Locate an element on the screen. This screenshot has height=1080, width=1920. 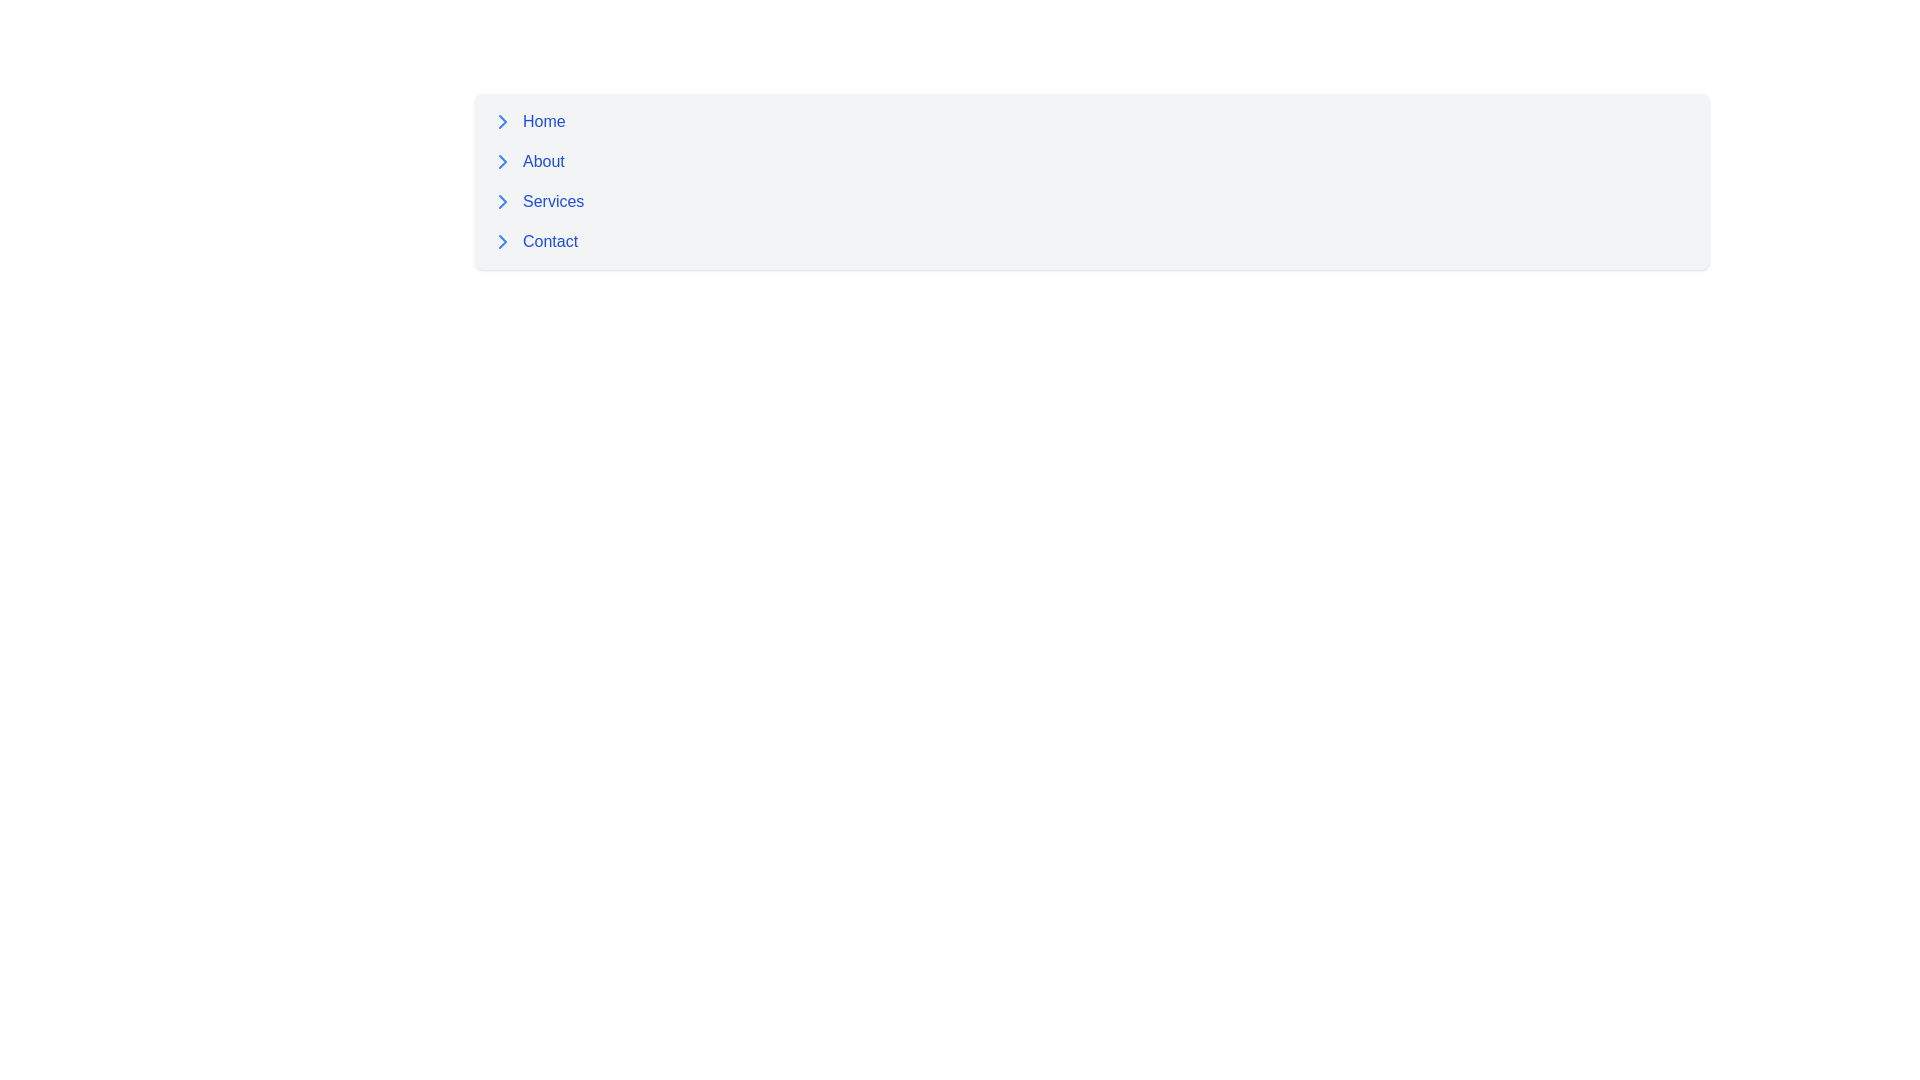
the icon associated with the 'Contact' navigation item located to the left of the 'Contact' text in the vertical navigation menu is located at coordinates (503, 241).